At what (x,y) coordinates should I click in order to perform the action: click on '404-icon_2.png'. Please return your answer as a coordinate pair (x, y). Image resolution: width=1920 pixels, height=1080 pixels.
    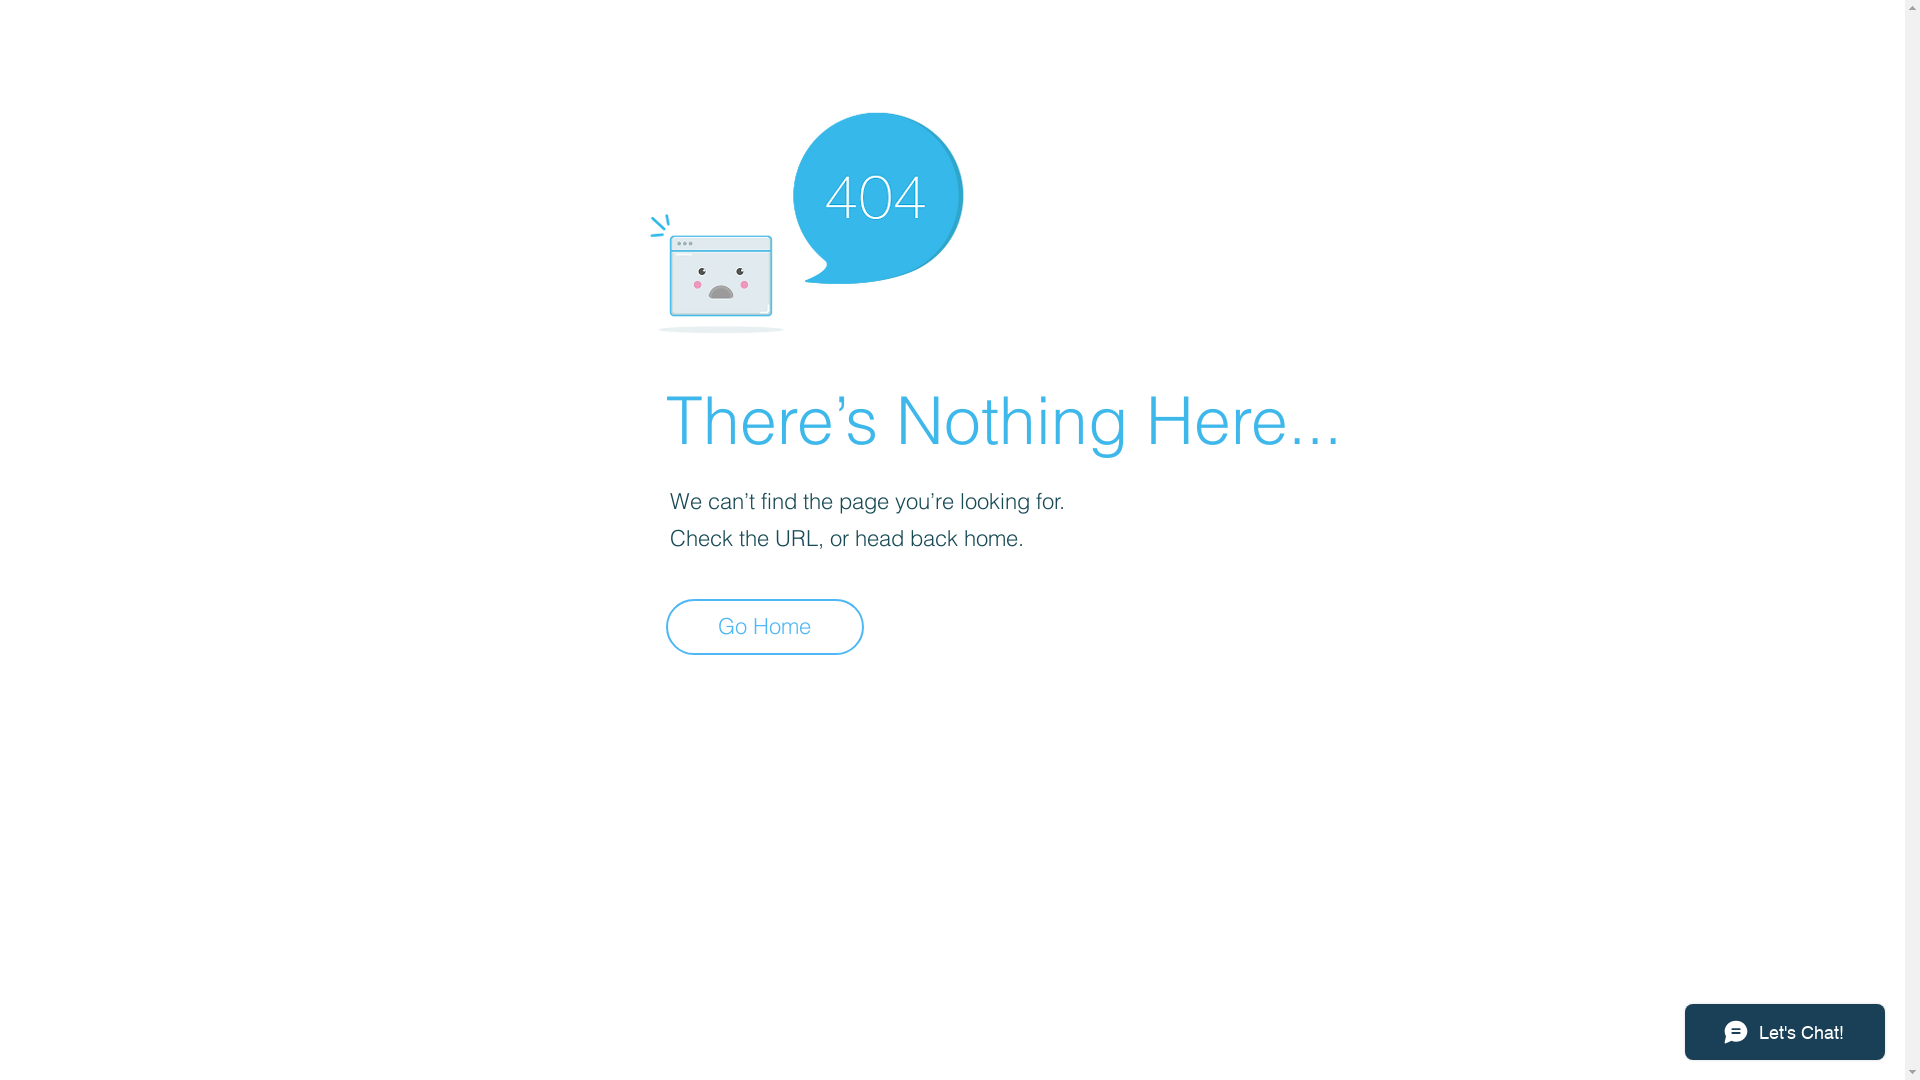
    Looking at the image, I should click on (805, 217).